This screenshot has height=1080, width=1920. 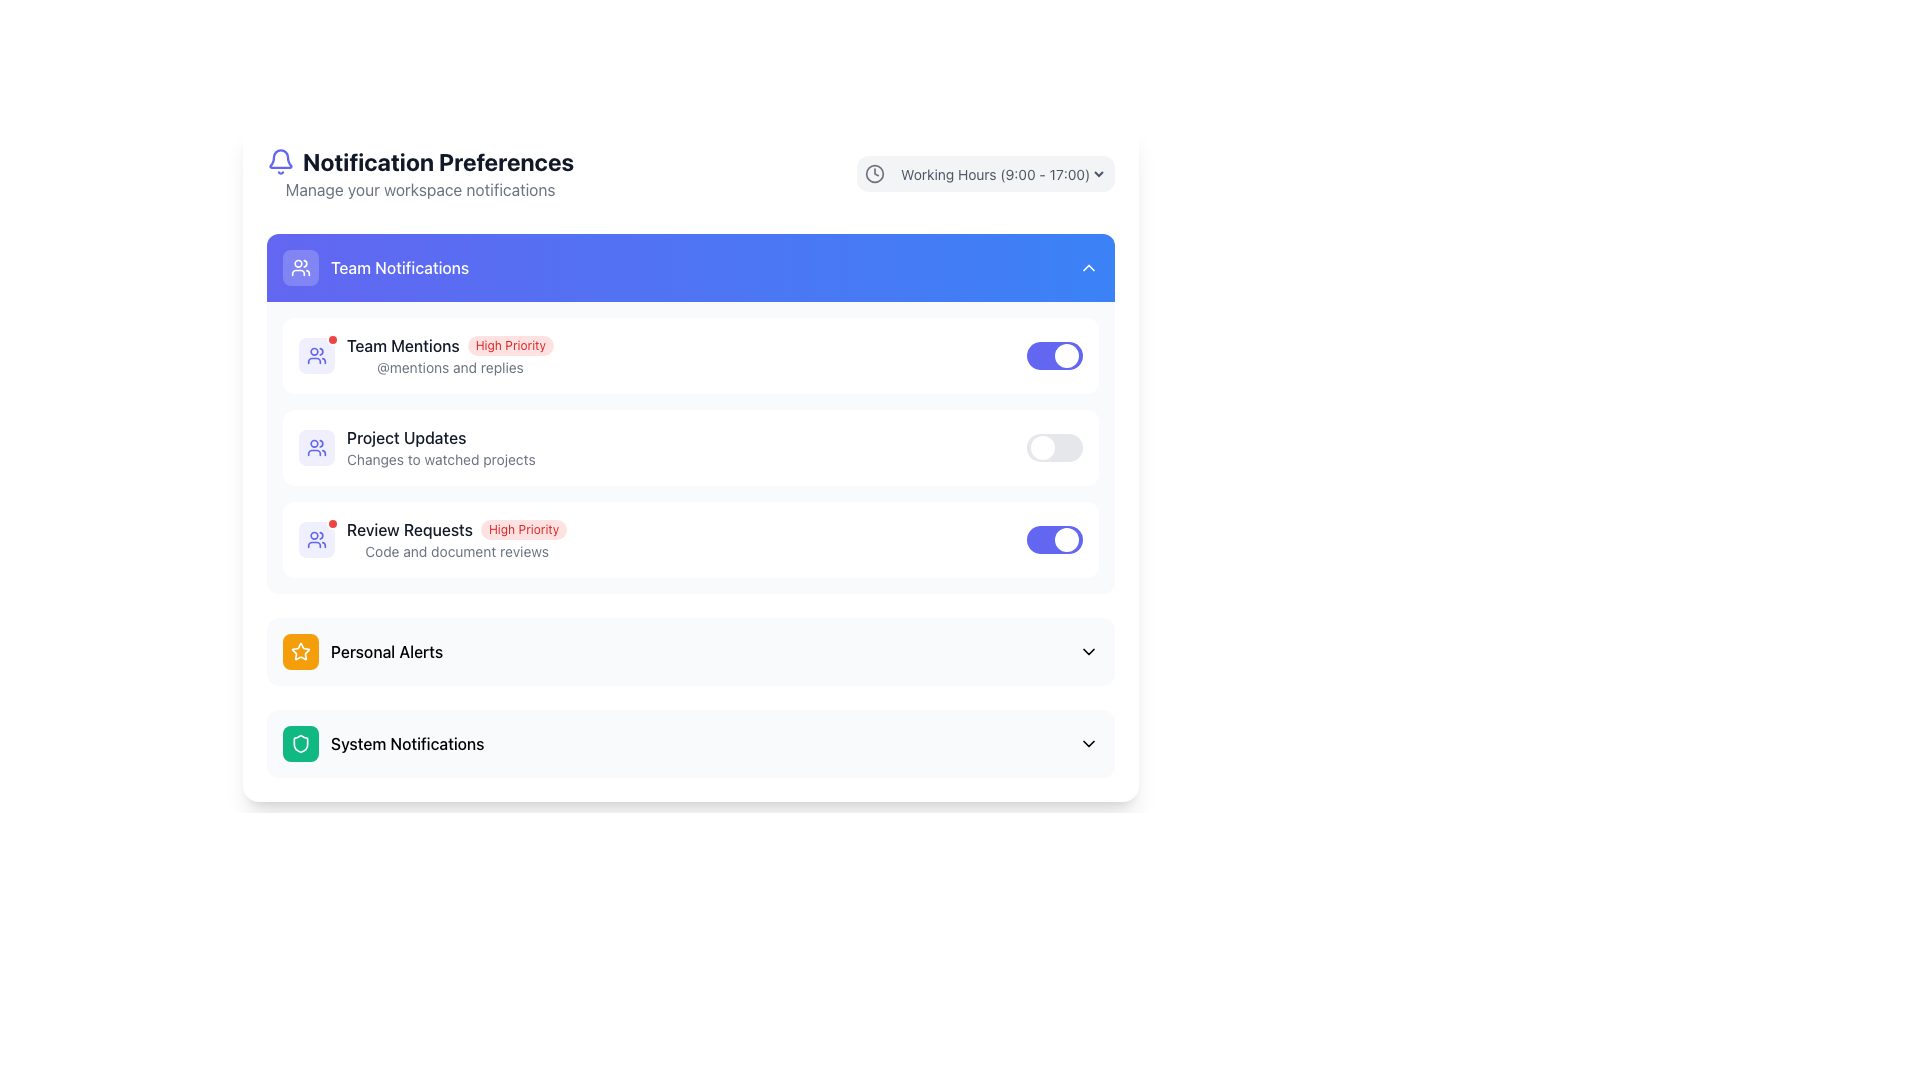 What do you see at coordinates (449, 354) in the screenshot?
I see `the 'Team Mentions' list entry in the 'Team Notifications' section` at bounding box center [449, 354].